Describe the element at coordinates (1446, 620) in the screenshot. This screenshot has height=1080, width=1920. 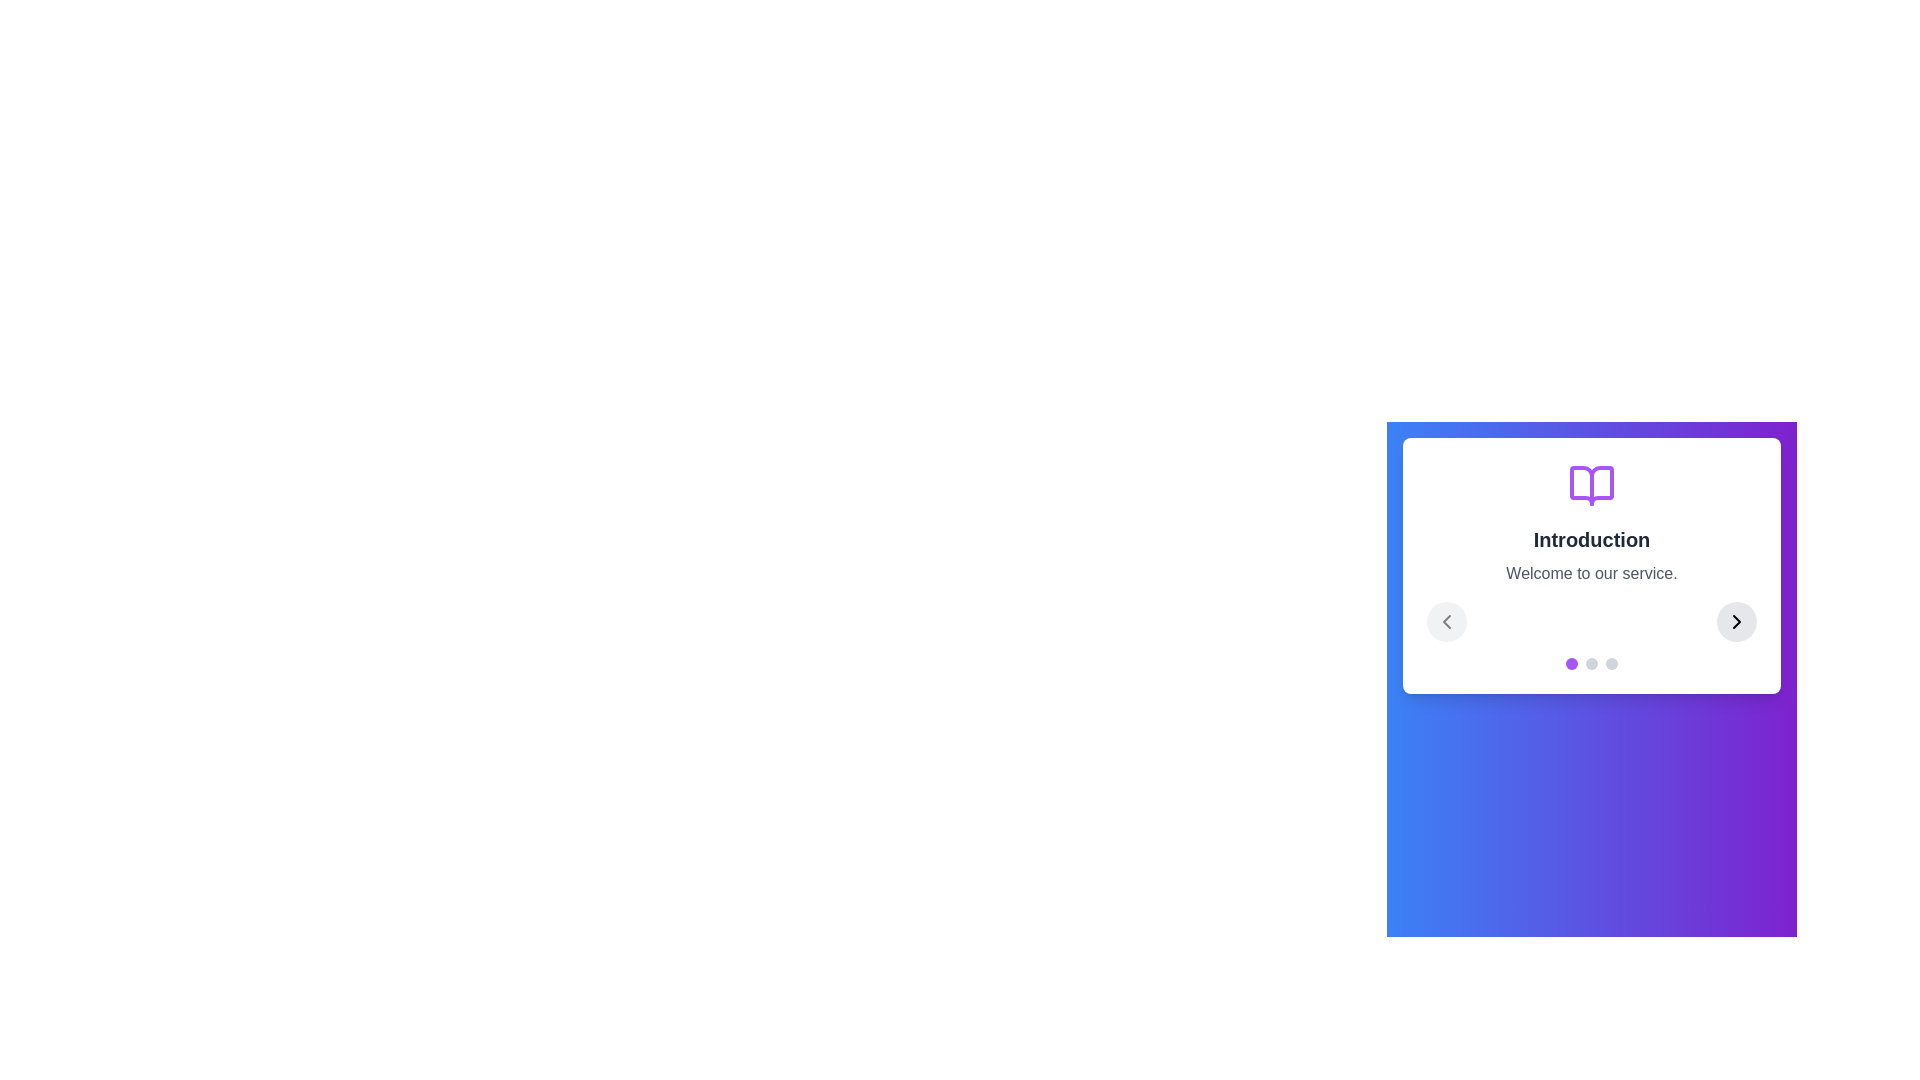
I see `the left arrow button to navigate to the previous step` at that location.